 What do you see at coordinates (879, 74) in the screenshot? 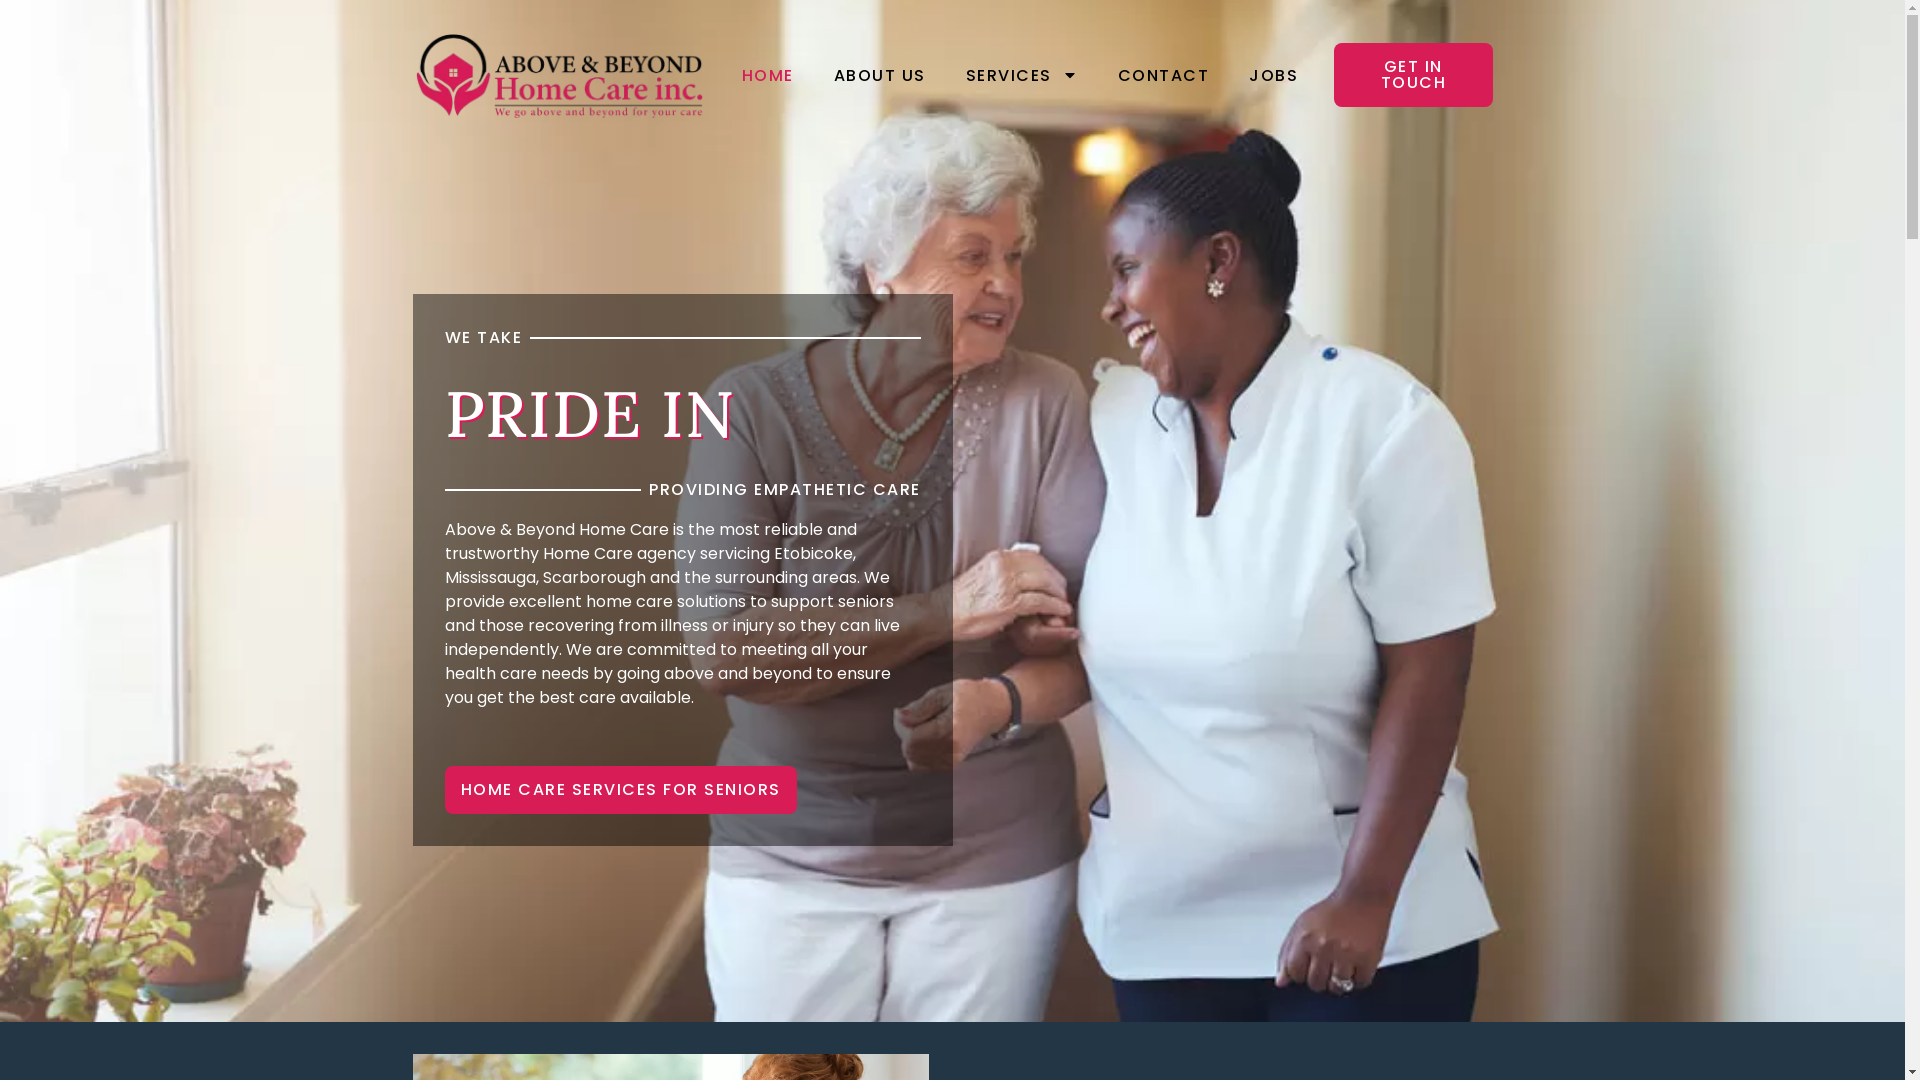
I see `'ABOUT US'` at bounding box center [879, 74].